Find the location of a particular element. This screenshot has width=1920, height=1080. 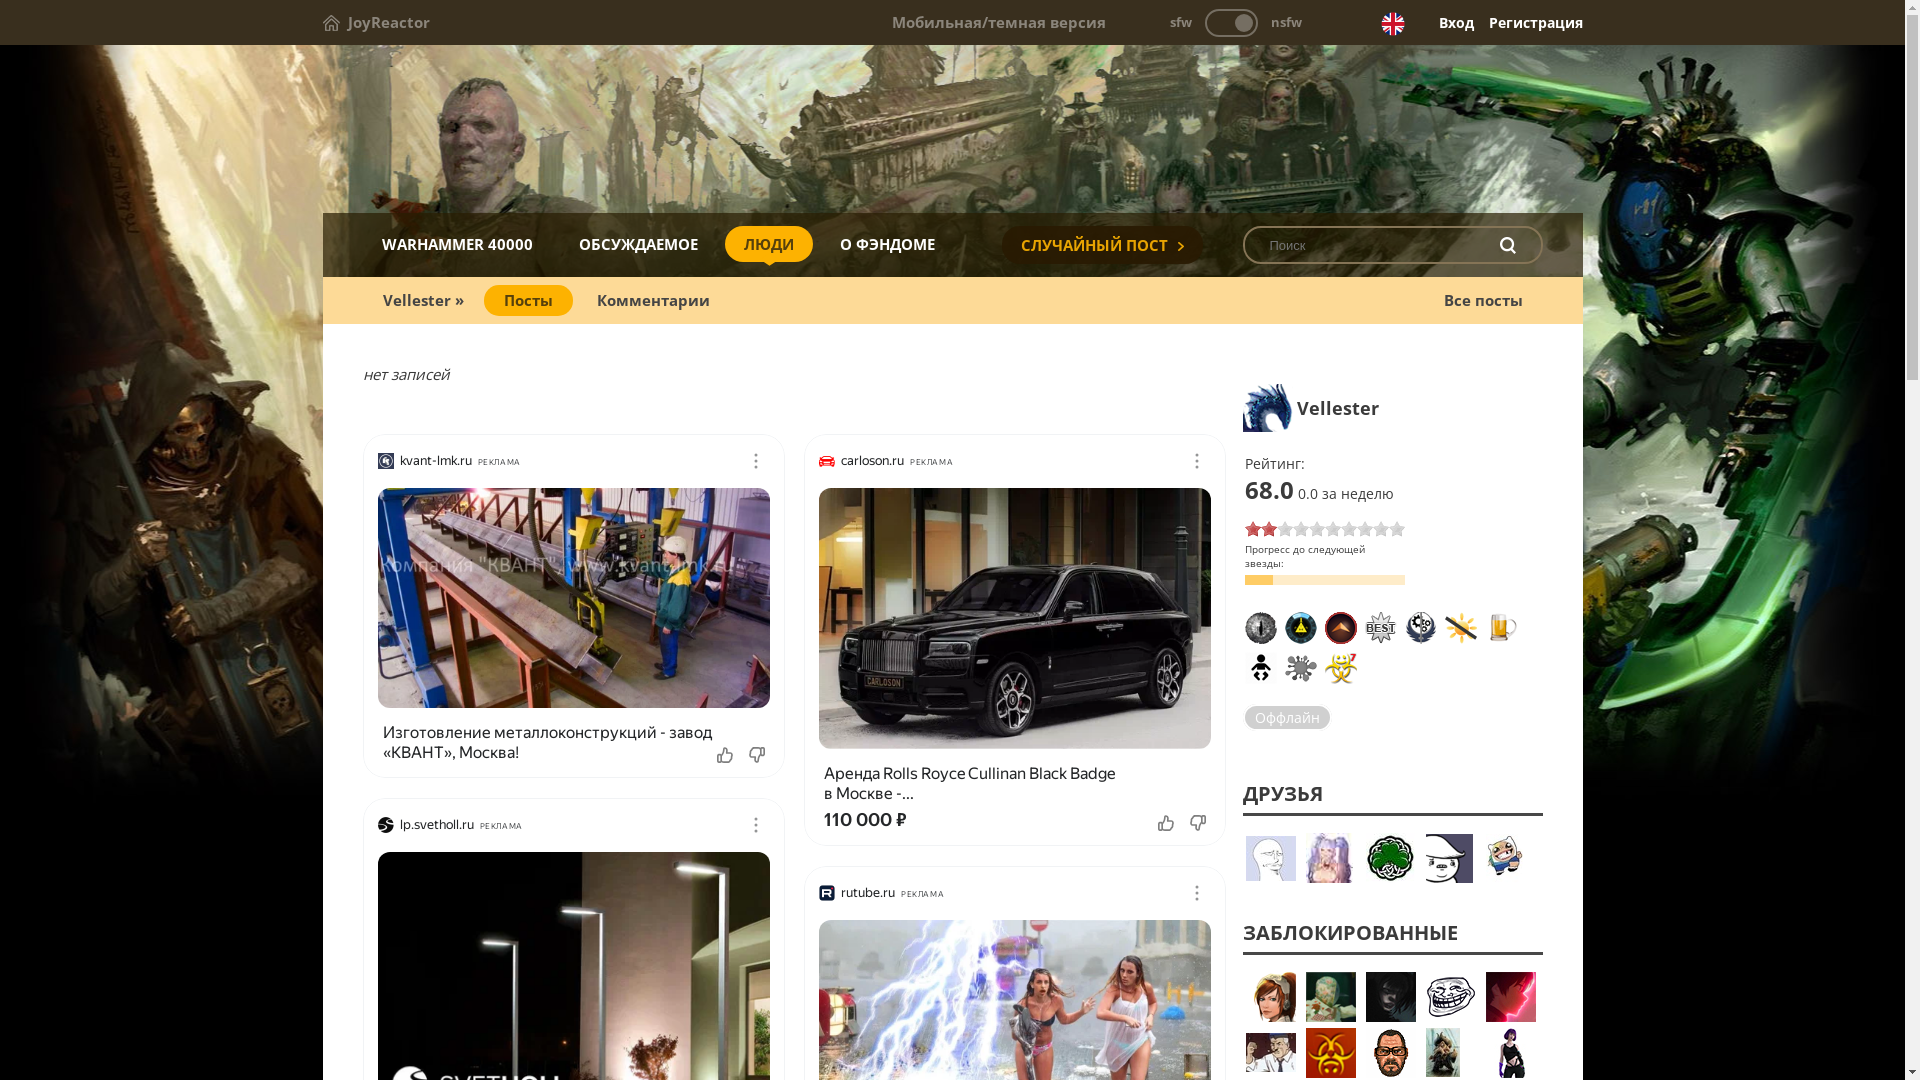

'WARHAMMER 40000' is located at coordinates (455, 242).